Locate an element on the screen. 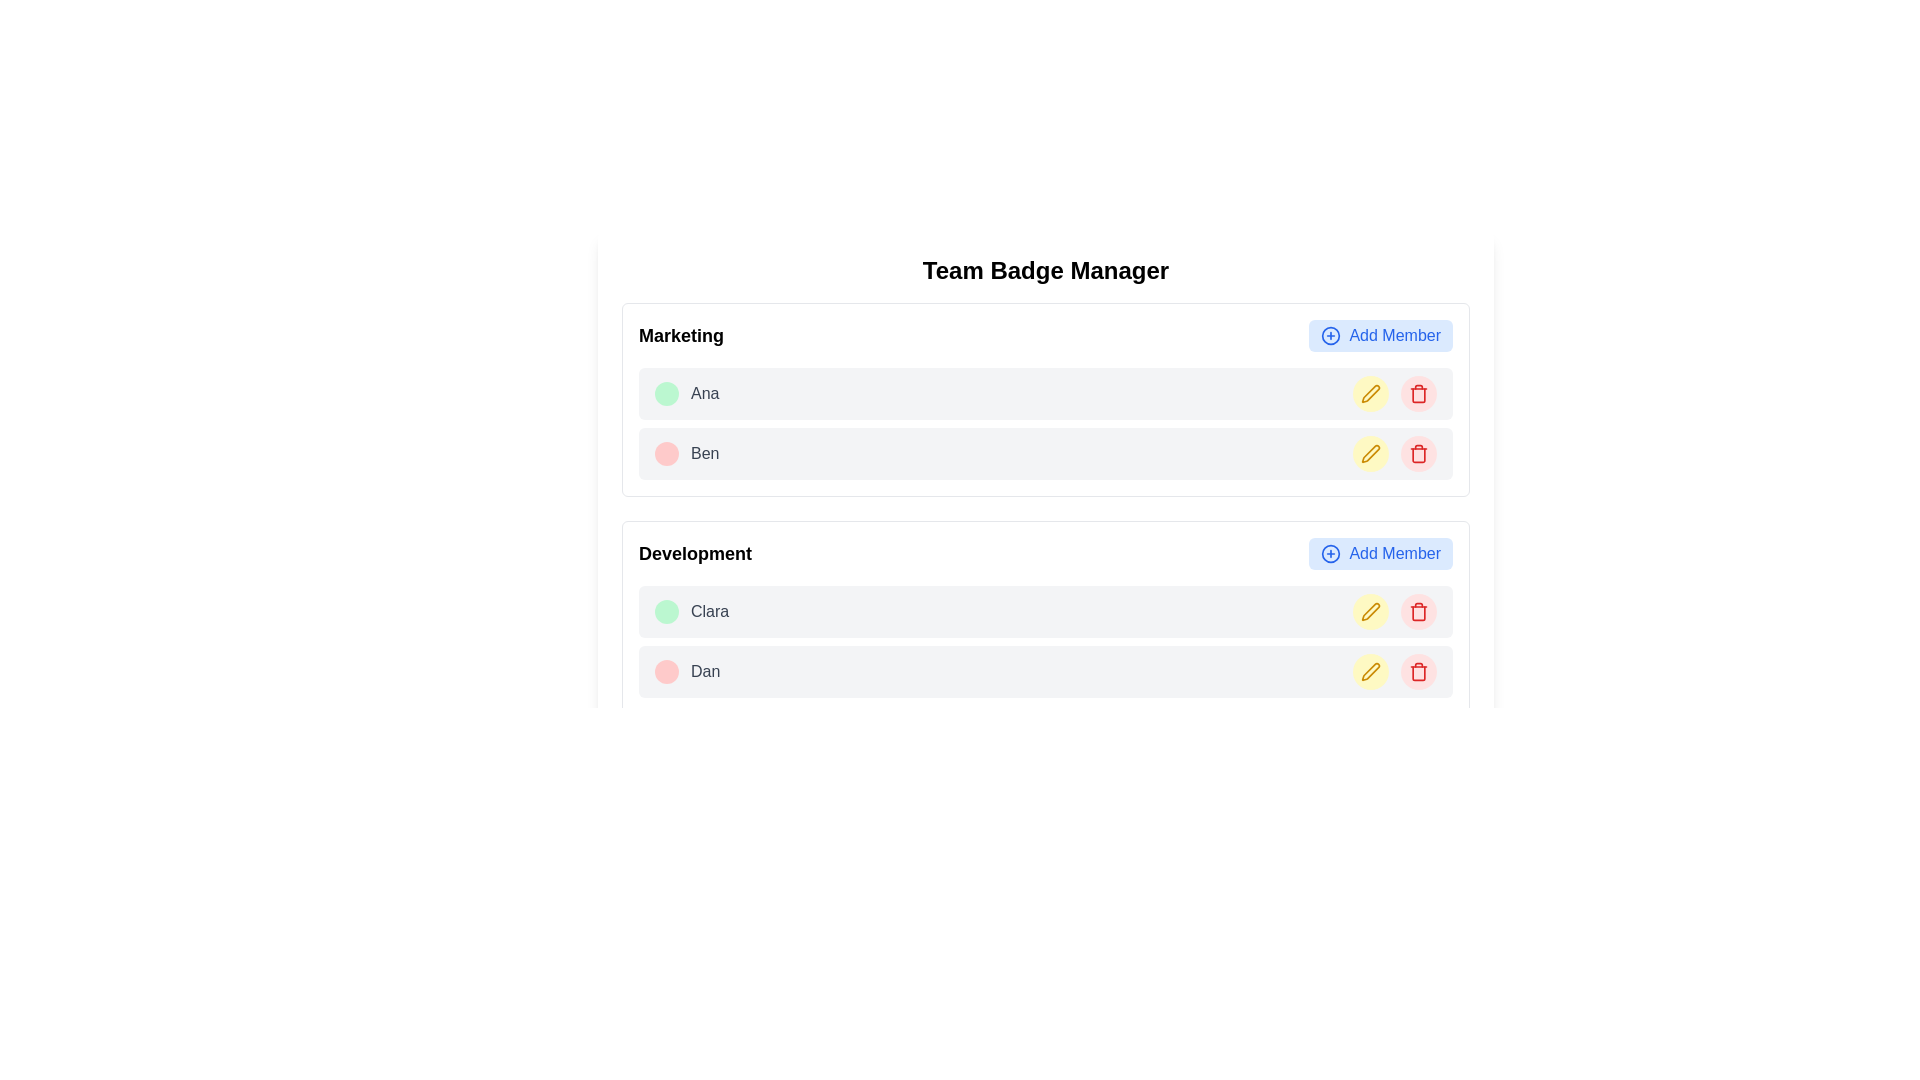 This screenshot has width=1920, height=1080. the SVG circle element that is part of the 'Add Member' button's icon located at the top-right corner of the 'Team Badge Manager' interface in the 'Development' section is located at coordinates (1331, 554).